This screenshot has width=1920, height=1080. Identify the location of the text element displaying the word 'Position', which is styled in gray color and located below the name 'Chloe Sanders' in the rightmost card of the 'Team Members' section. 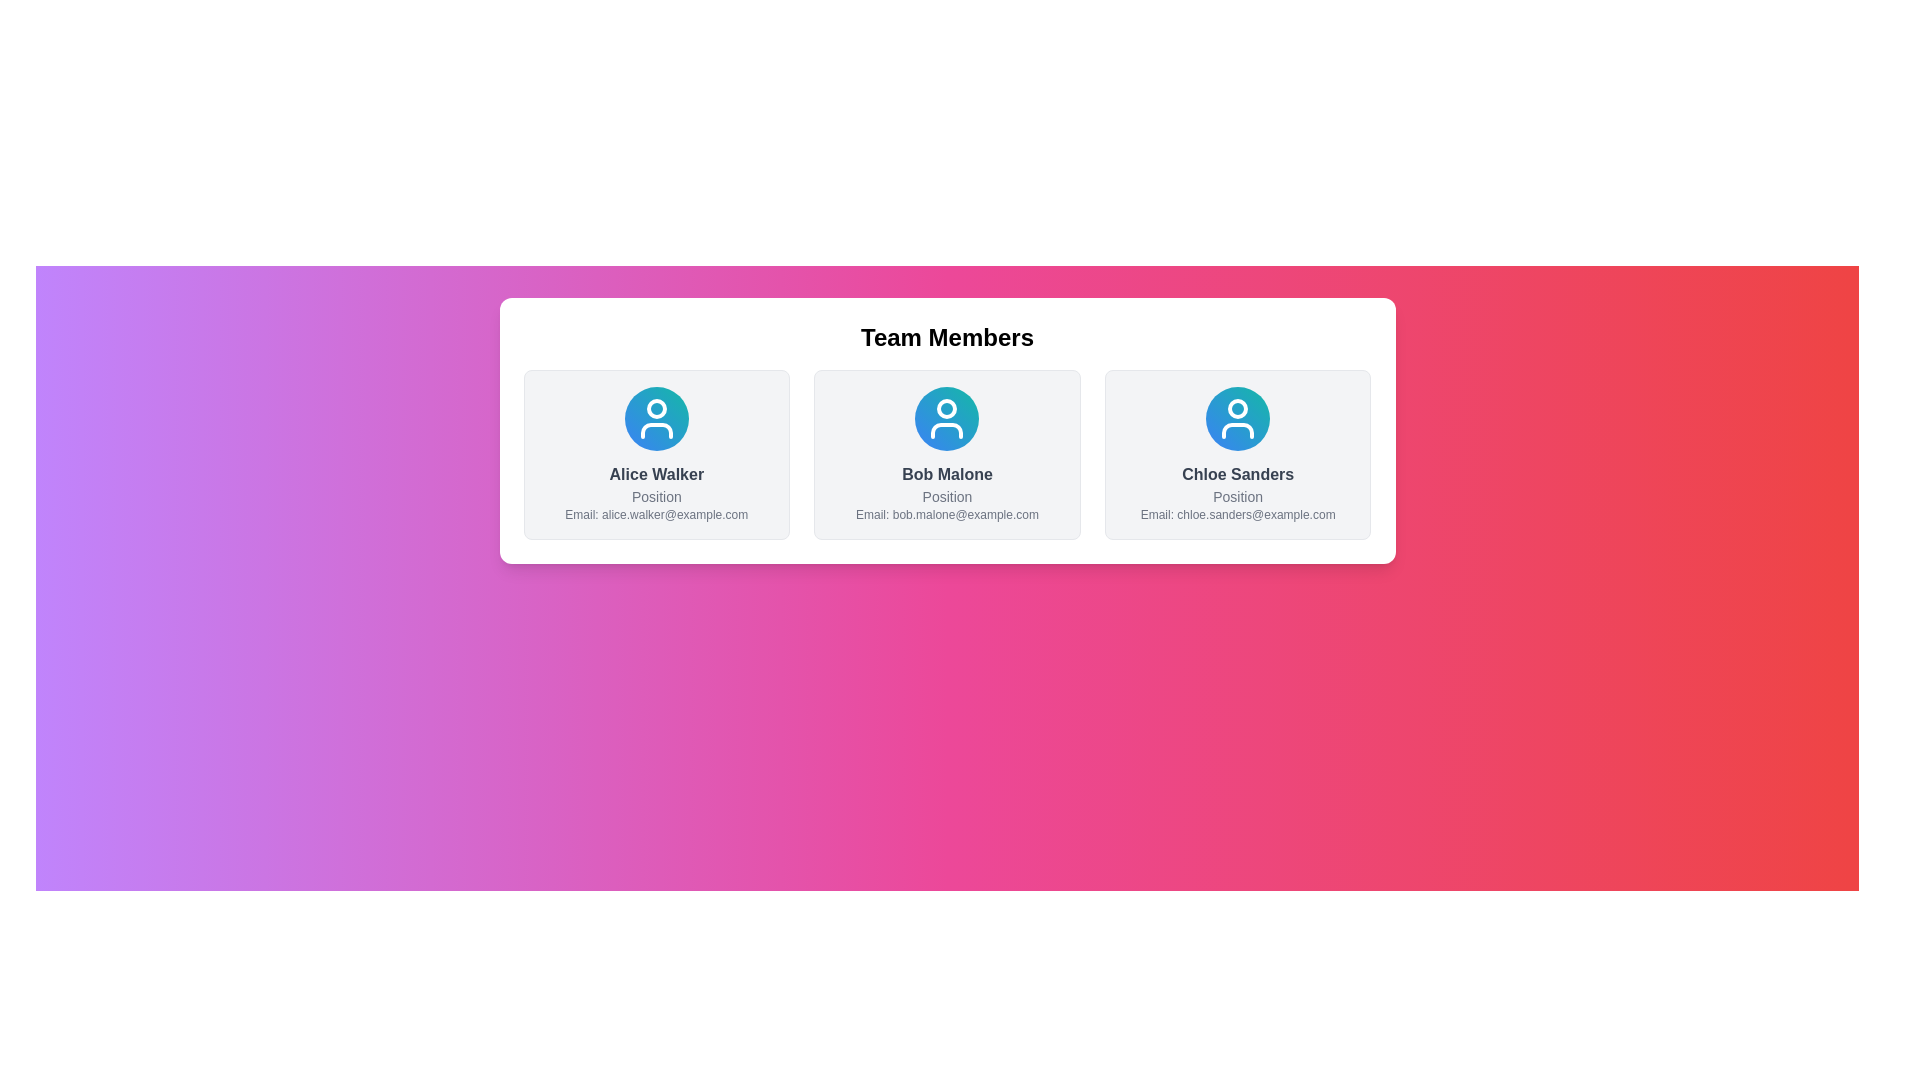
(1237, 496).